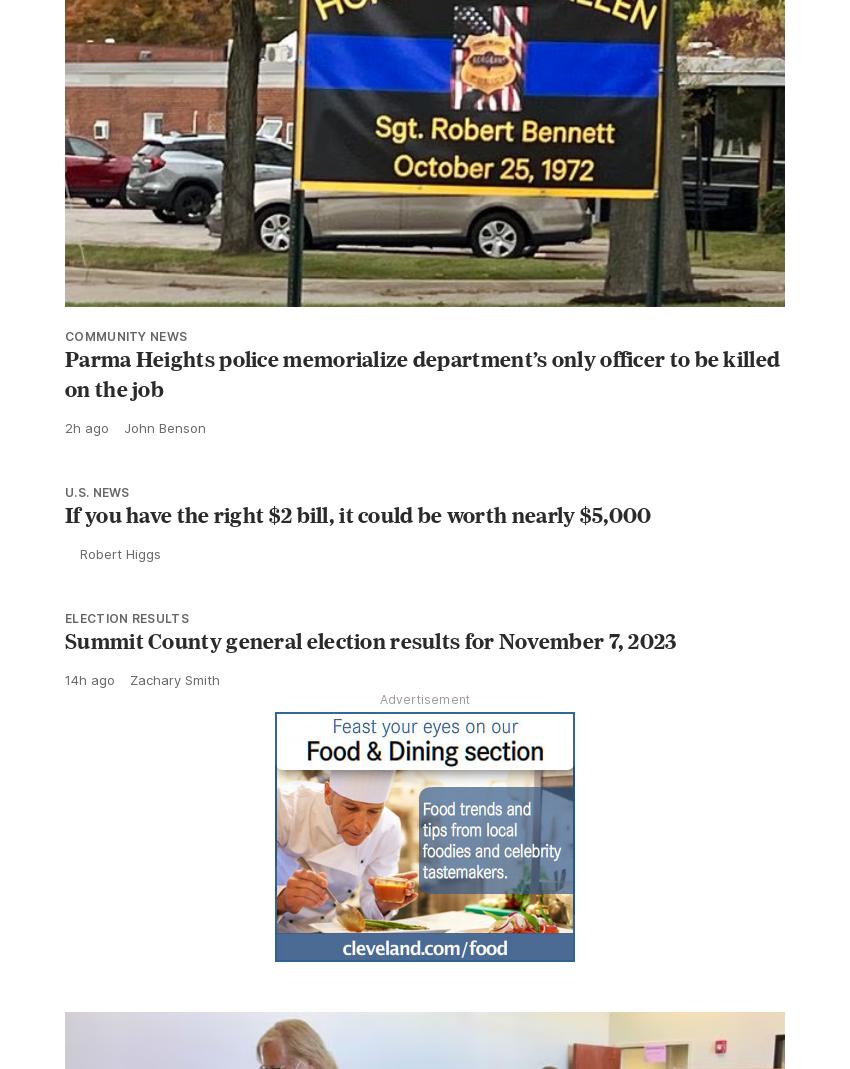 This screenshot has height=1069, width=850. Describe the element at coordinates (357, 514) in the screenshot. I see `'If you have the right $2 bill, it could be worth nearly $5,000'` at that location.